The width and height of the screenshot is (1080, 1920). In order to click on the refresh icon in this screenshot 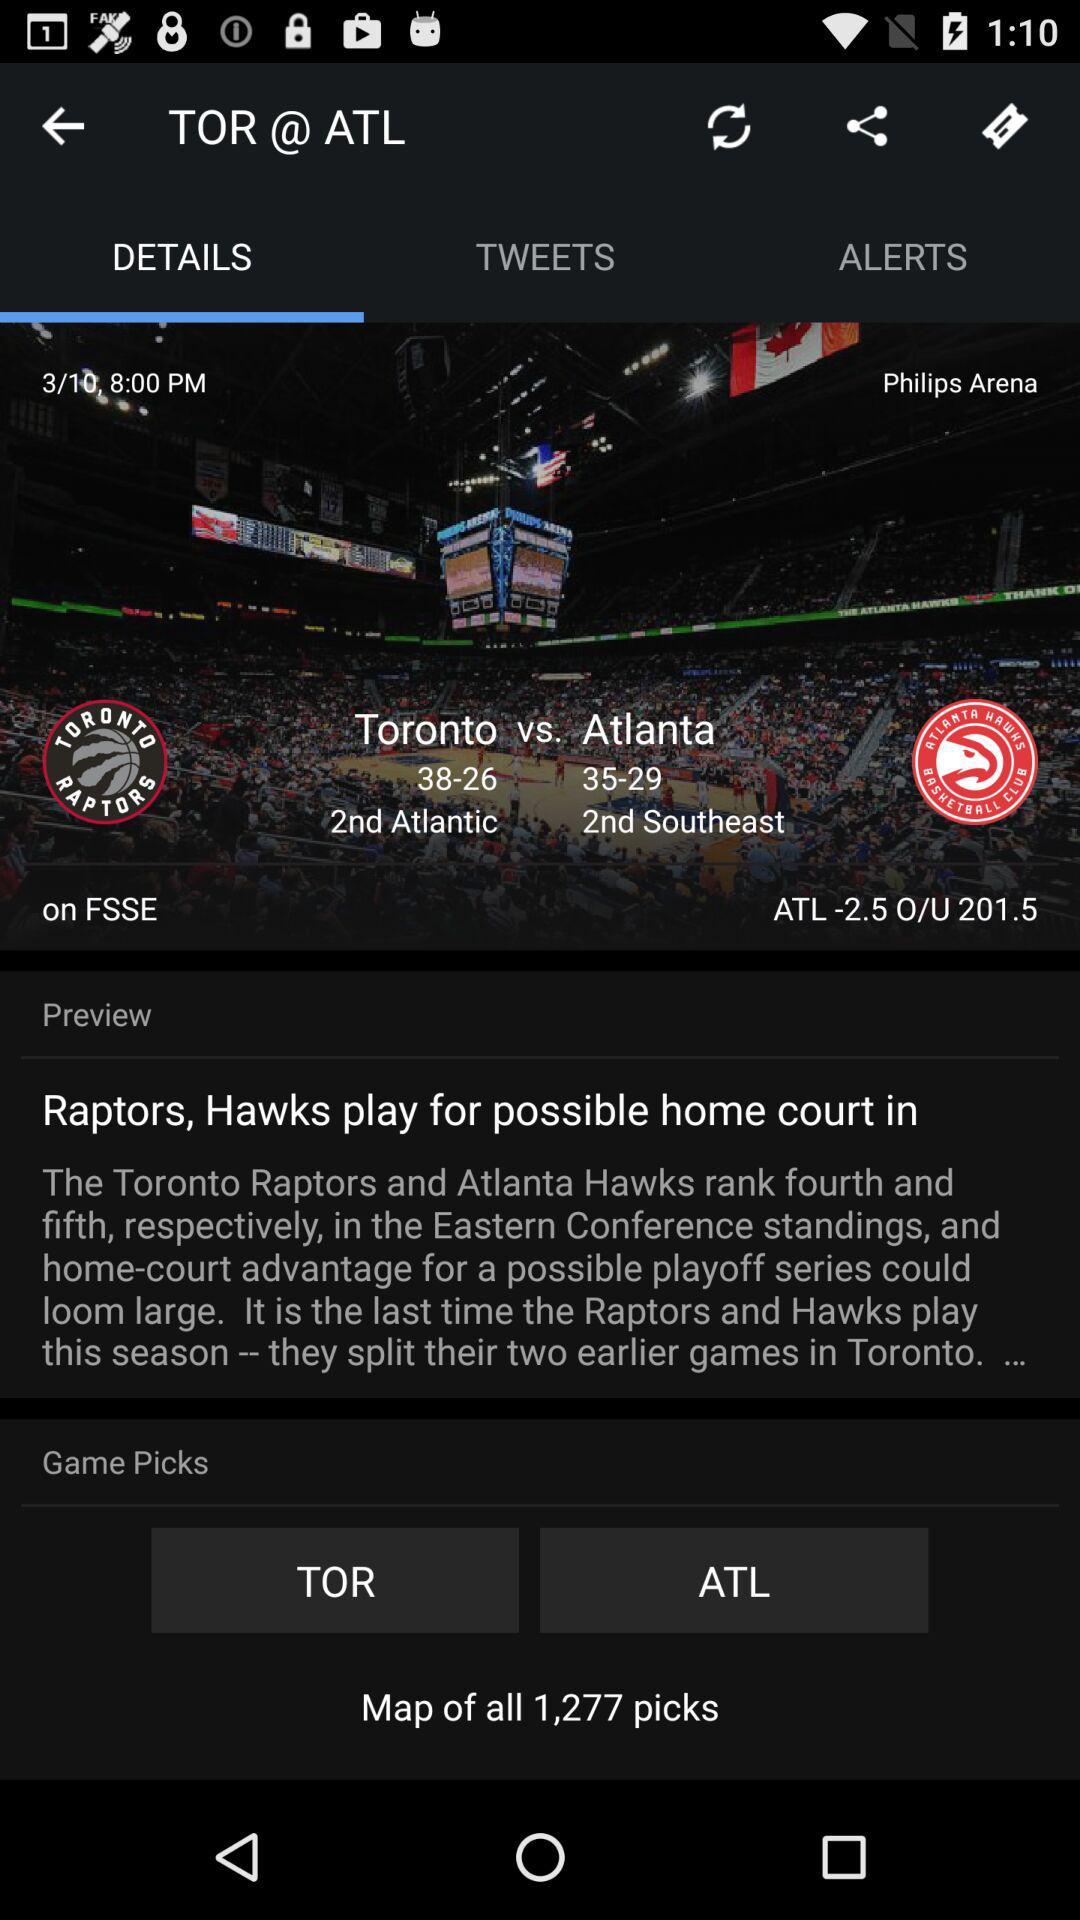, I will do `click(729, 133)`.